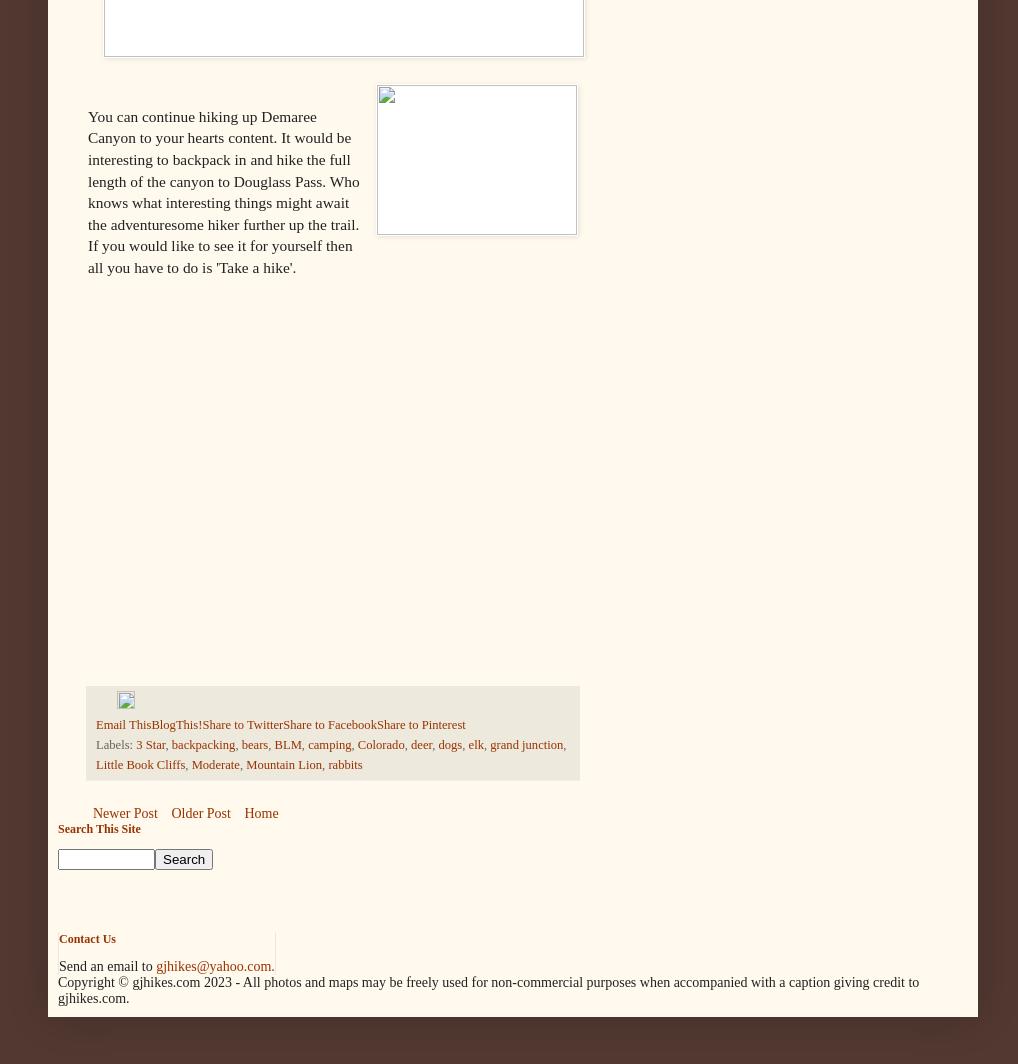 Image resolution: width=1018 pixels, height=1064 pixels. I want to click on '2023 -', so click(221, 982).